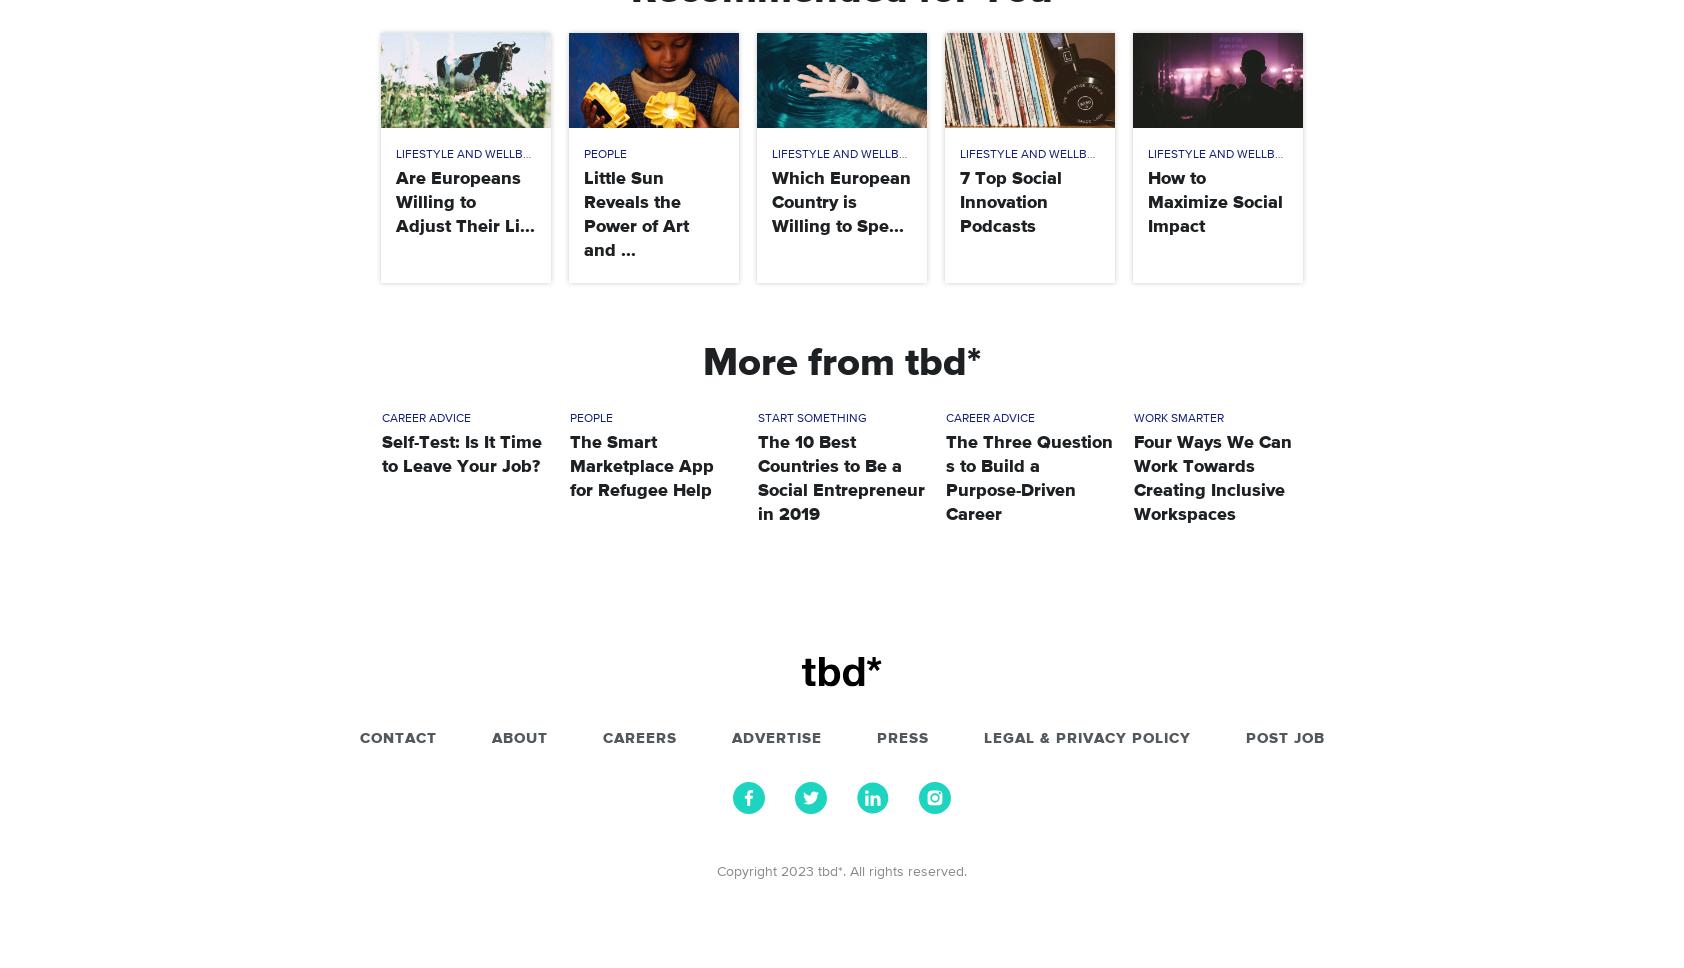 The width and height of the screenshot is (1684, 968). What do you see at coordinates (775, 738) in the screenshot?
I see `'Advertise'` at bounding box center [775, 738].